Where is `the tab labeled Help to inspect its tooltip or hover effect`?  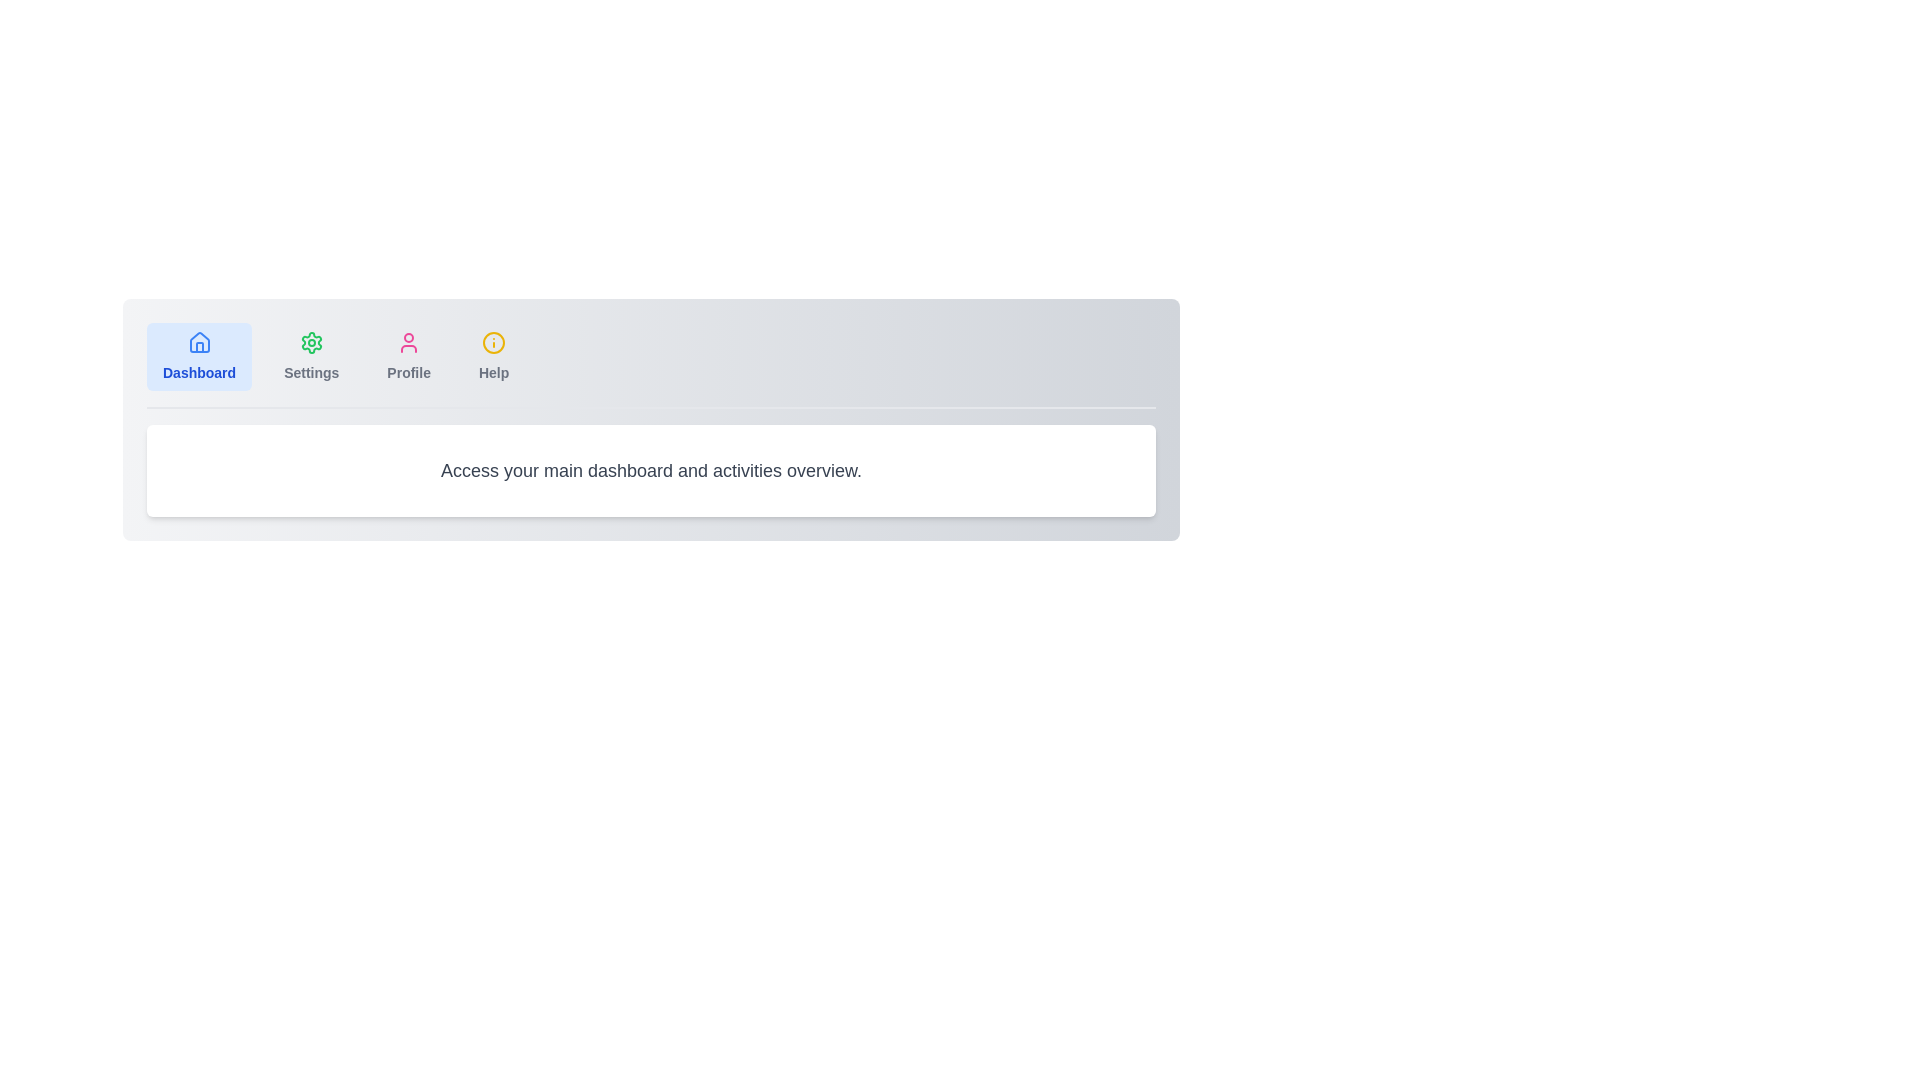
the tab labeled Help to inspect its tooltip or hover effect is located at coordinates (494, 356).